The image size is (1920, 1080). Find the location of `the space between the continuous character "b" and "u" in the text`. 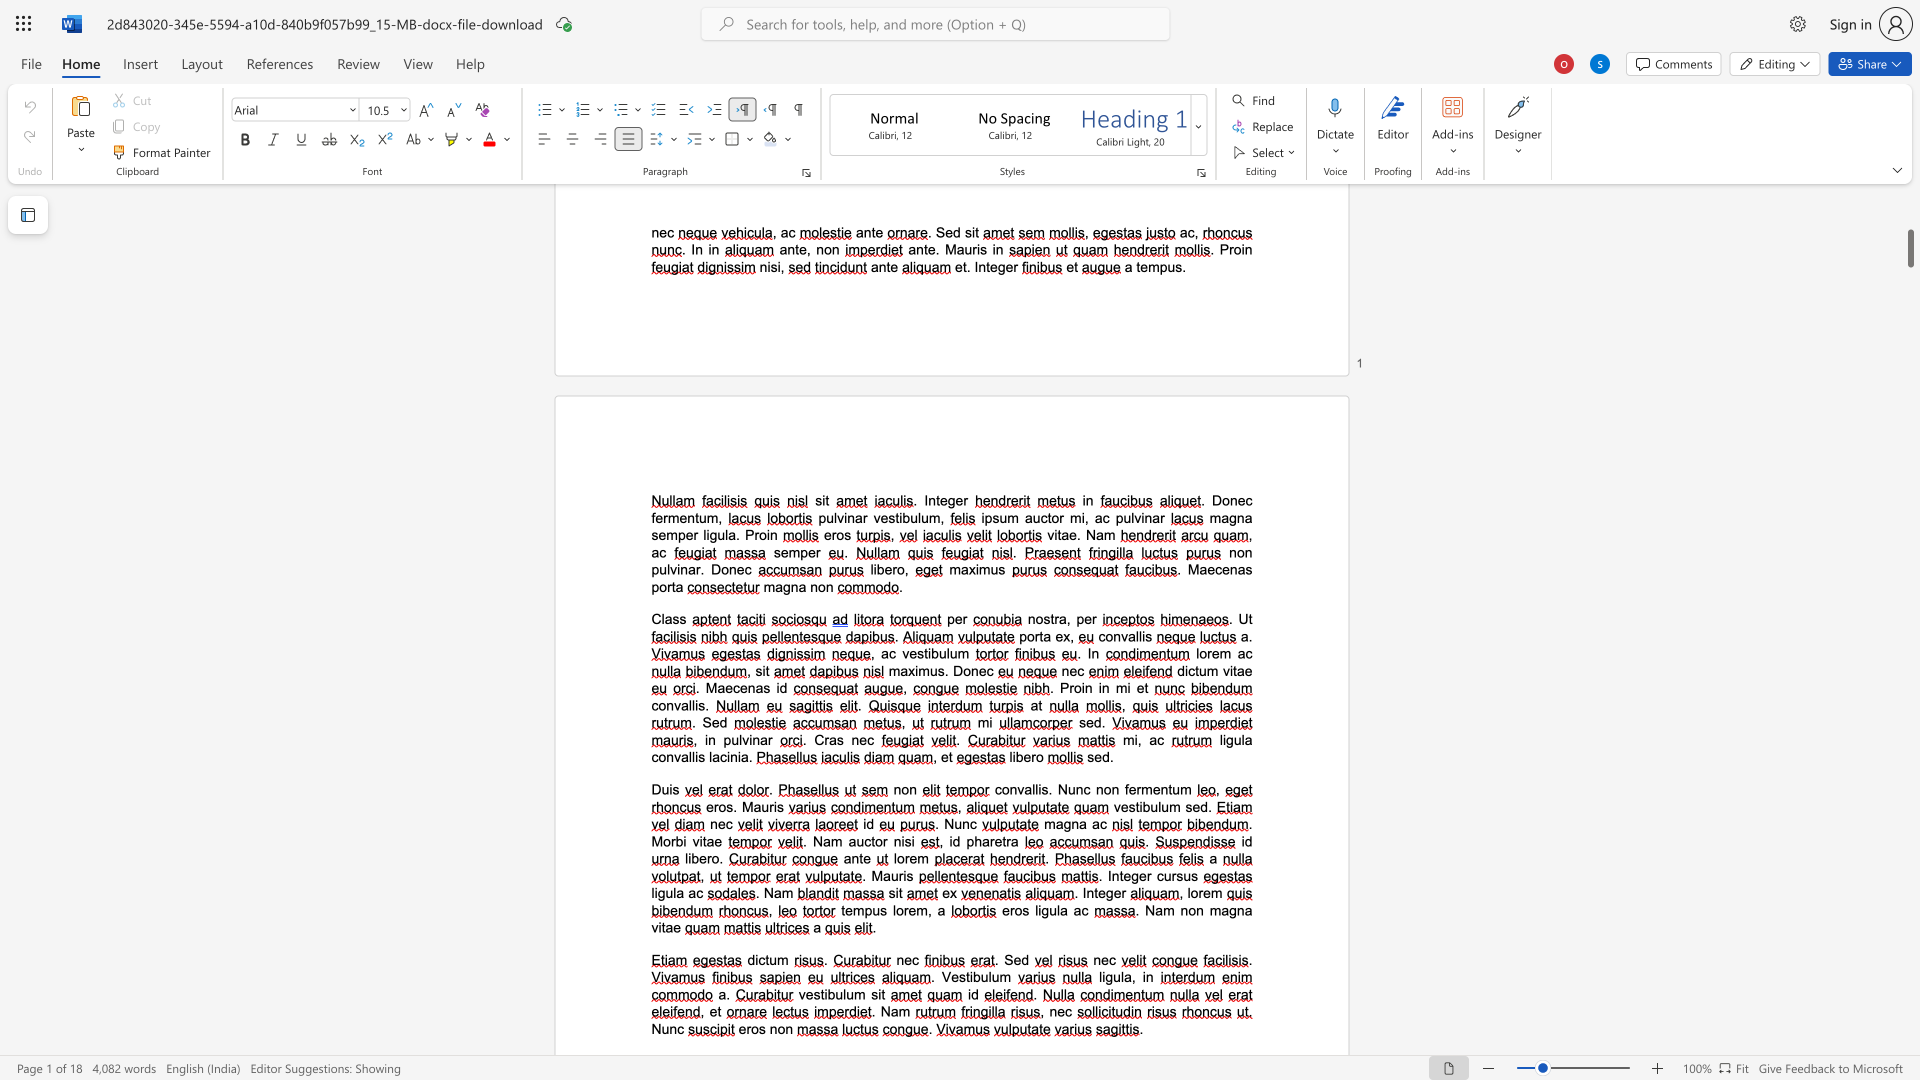

the space between the continuous character "b" and "u" in the text is located at coordinates (937, 653).